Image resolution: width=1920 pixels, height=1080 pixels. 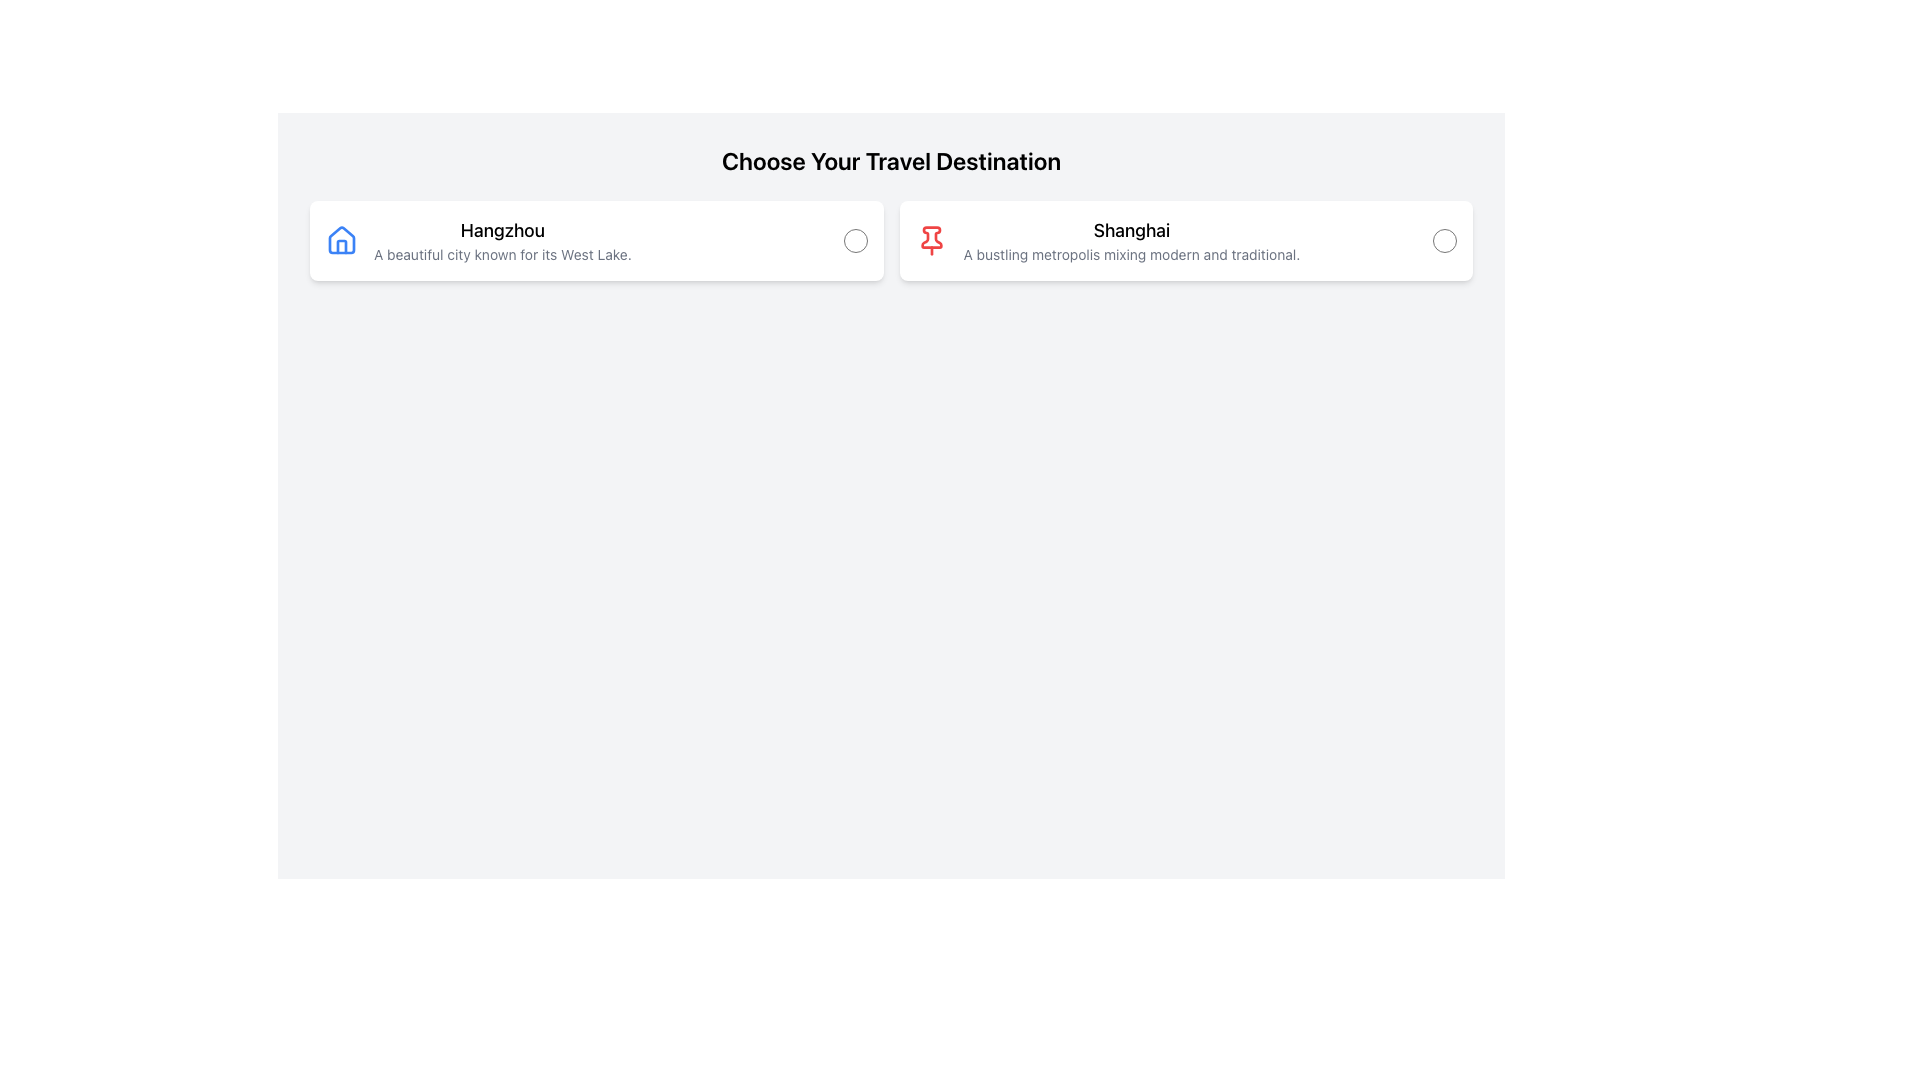 I want to click on the Text Display element that shows the title 'Shanghai', located at the top of the second card from the left in a horizontally arranged list of options, so click(x=1131, y=230).